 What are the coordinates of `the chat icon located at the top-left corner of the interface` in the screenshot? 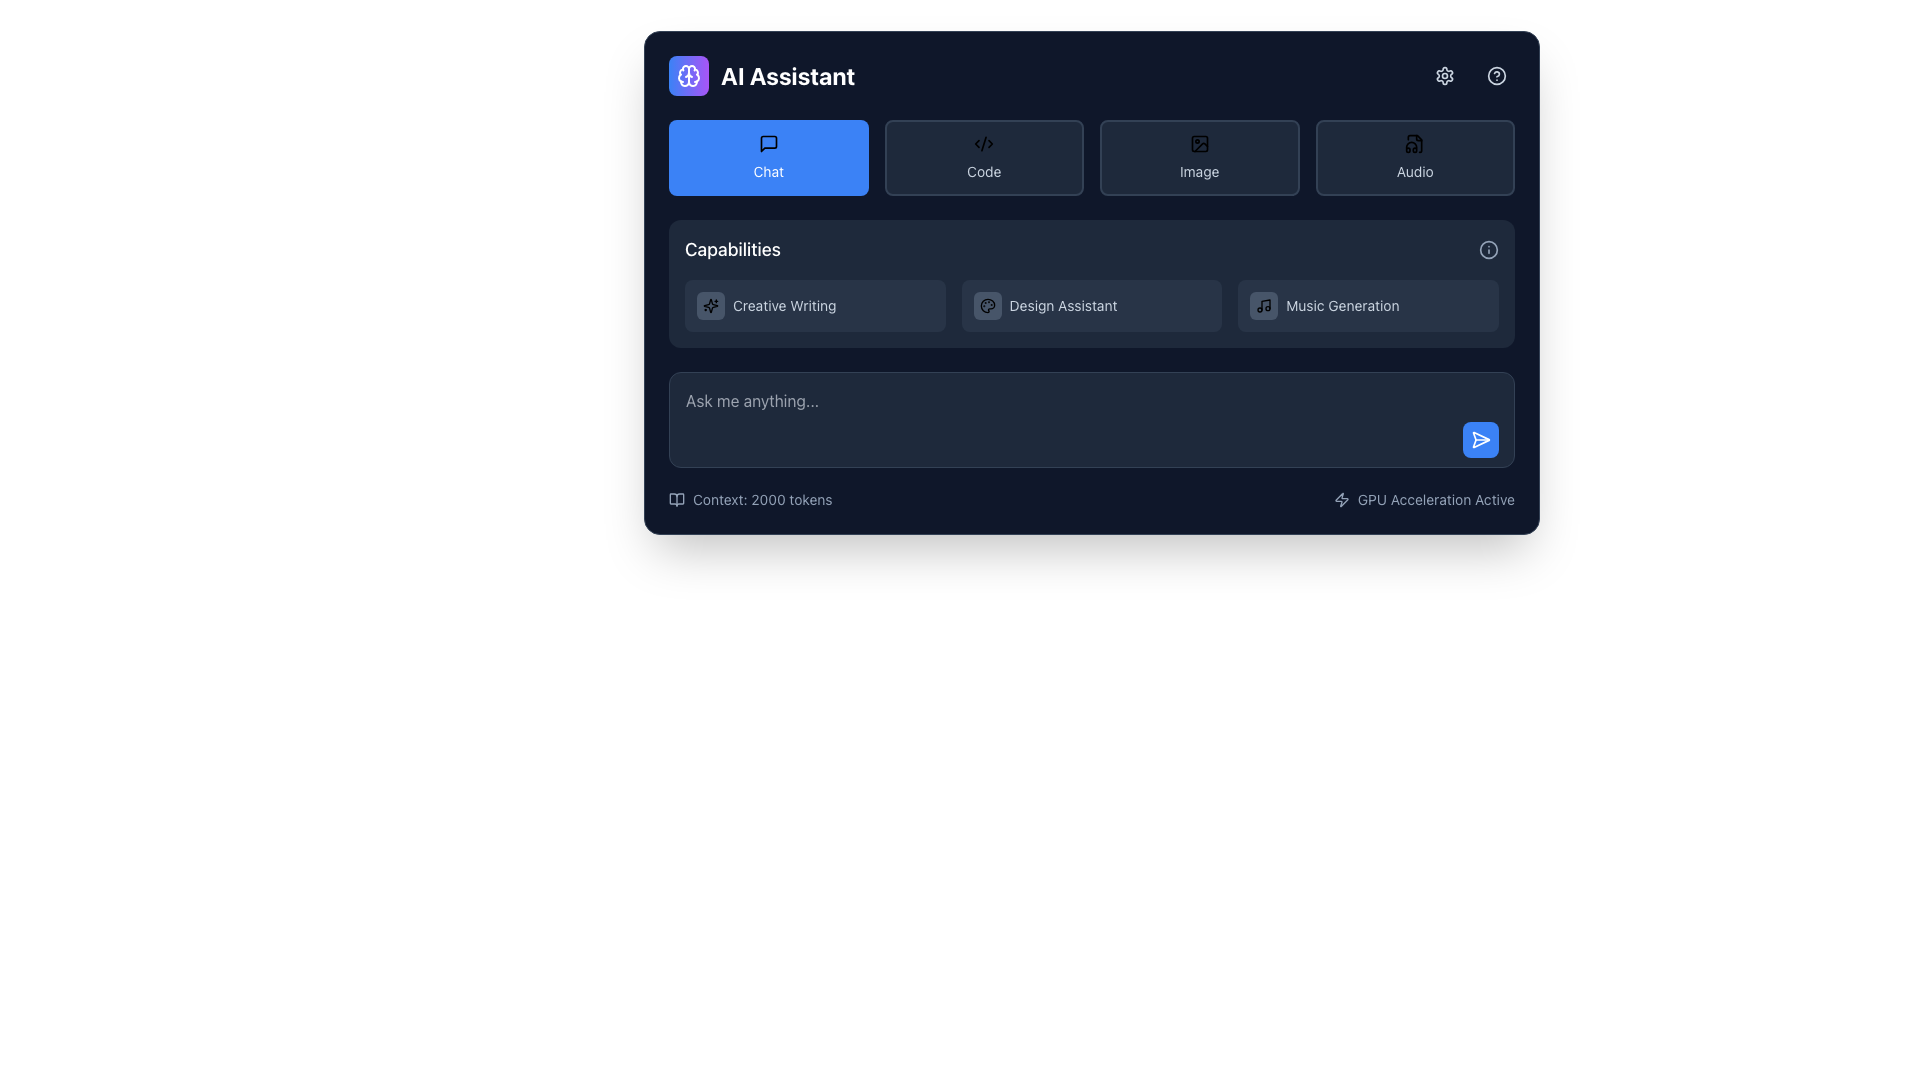 It's located at (767, 142).